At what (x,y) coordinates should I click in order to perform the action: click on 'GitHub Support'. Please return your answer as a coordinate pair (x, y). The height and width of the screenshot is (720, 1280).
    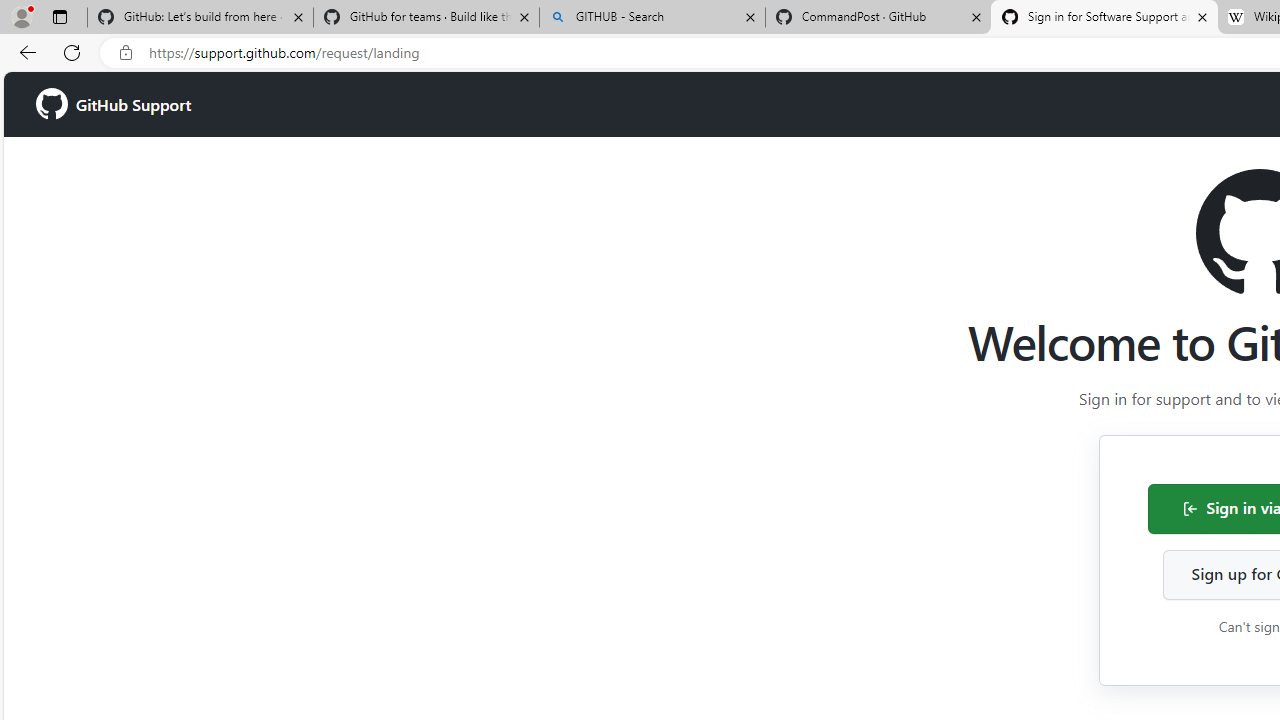
    Looking at the image, I should click on (112, 104).